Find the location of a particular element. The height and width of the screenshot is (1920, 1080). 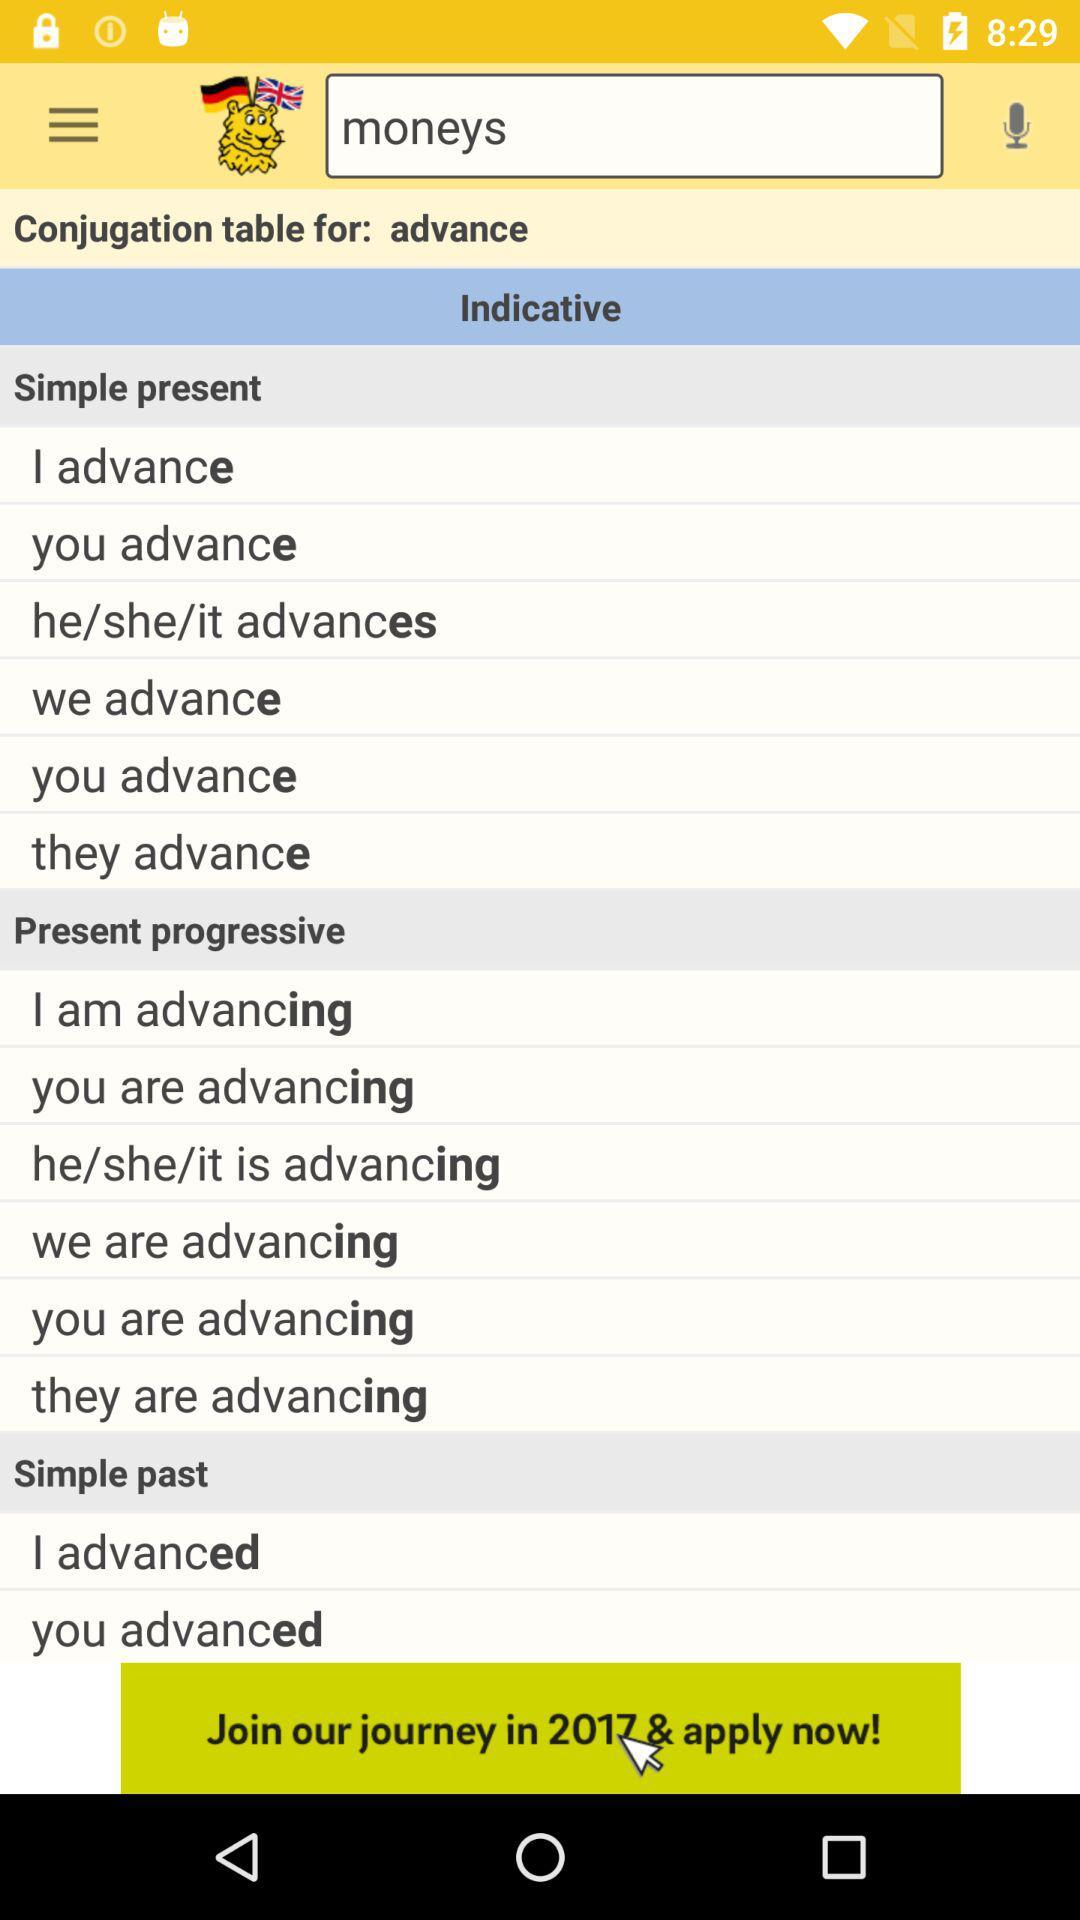

do a vocal search is located at coordinates (1016, 124).